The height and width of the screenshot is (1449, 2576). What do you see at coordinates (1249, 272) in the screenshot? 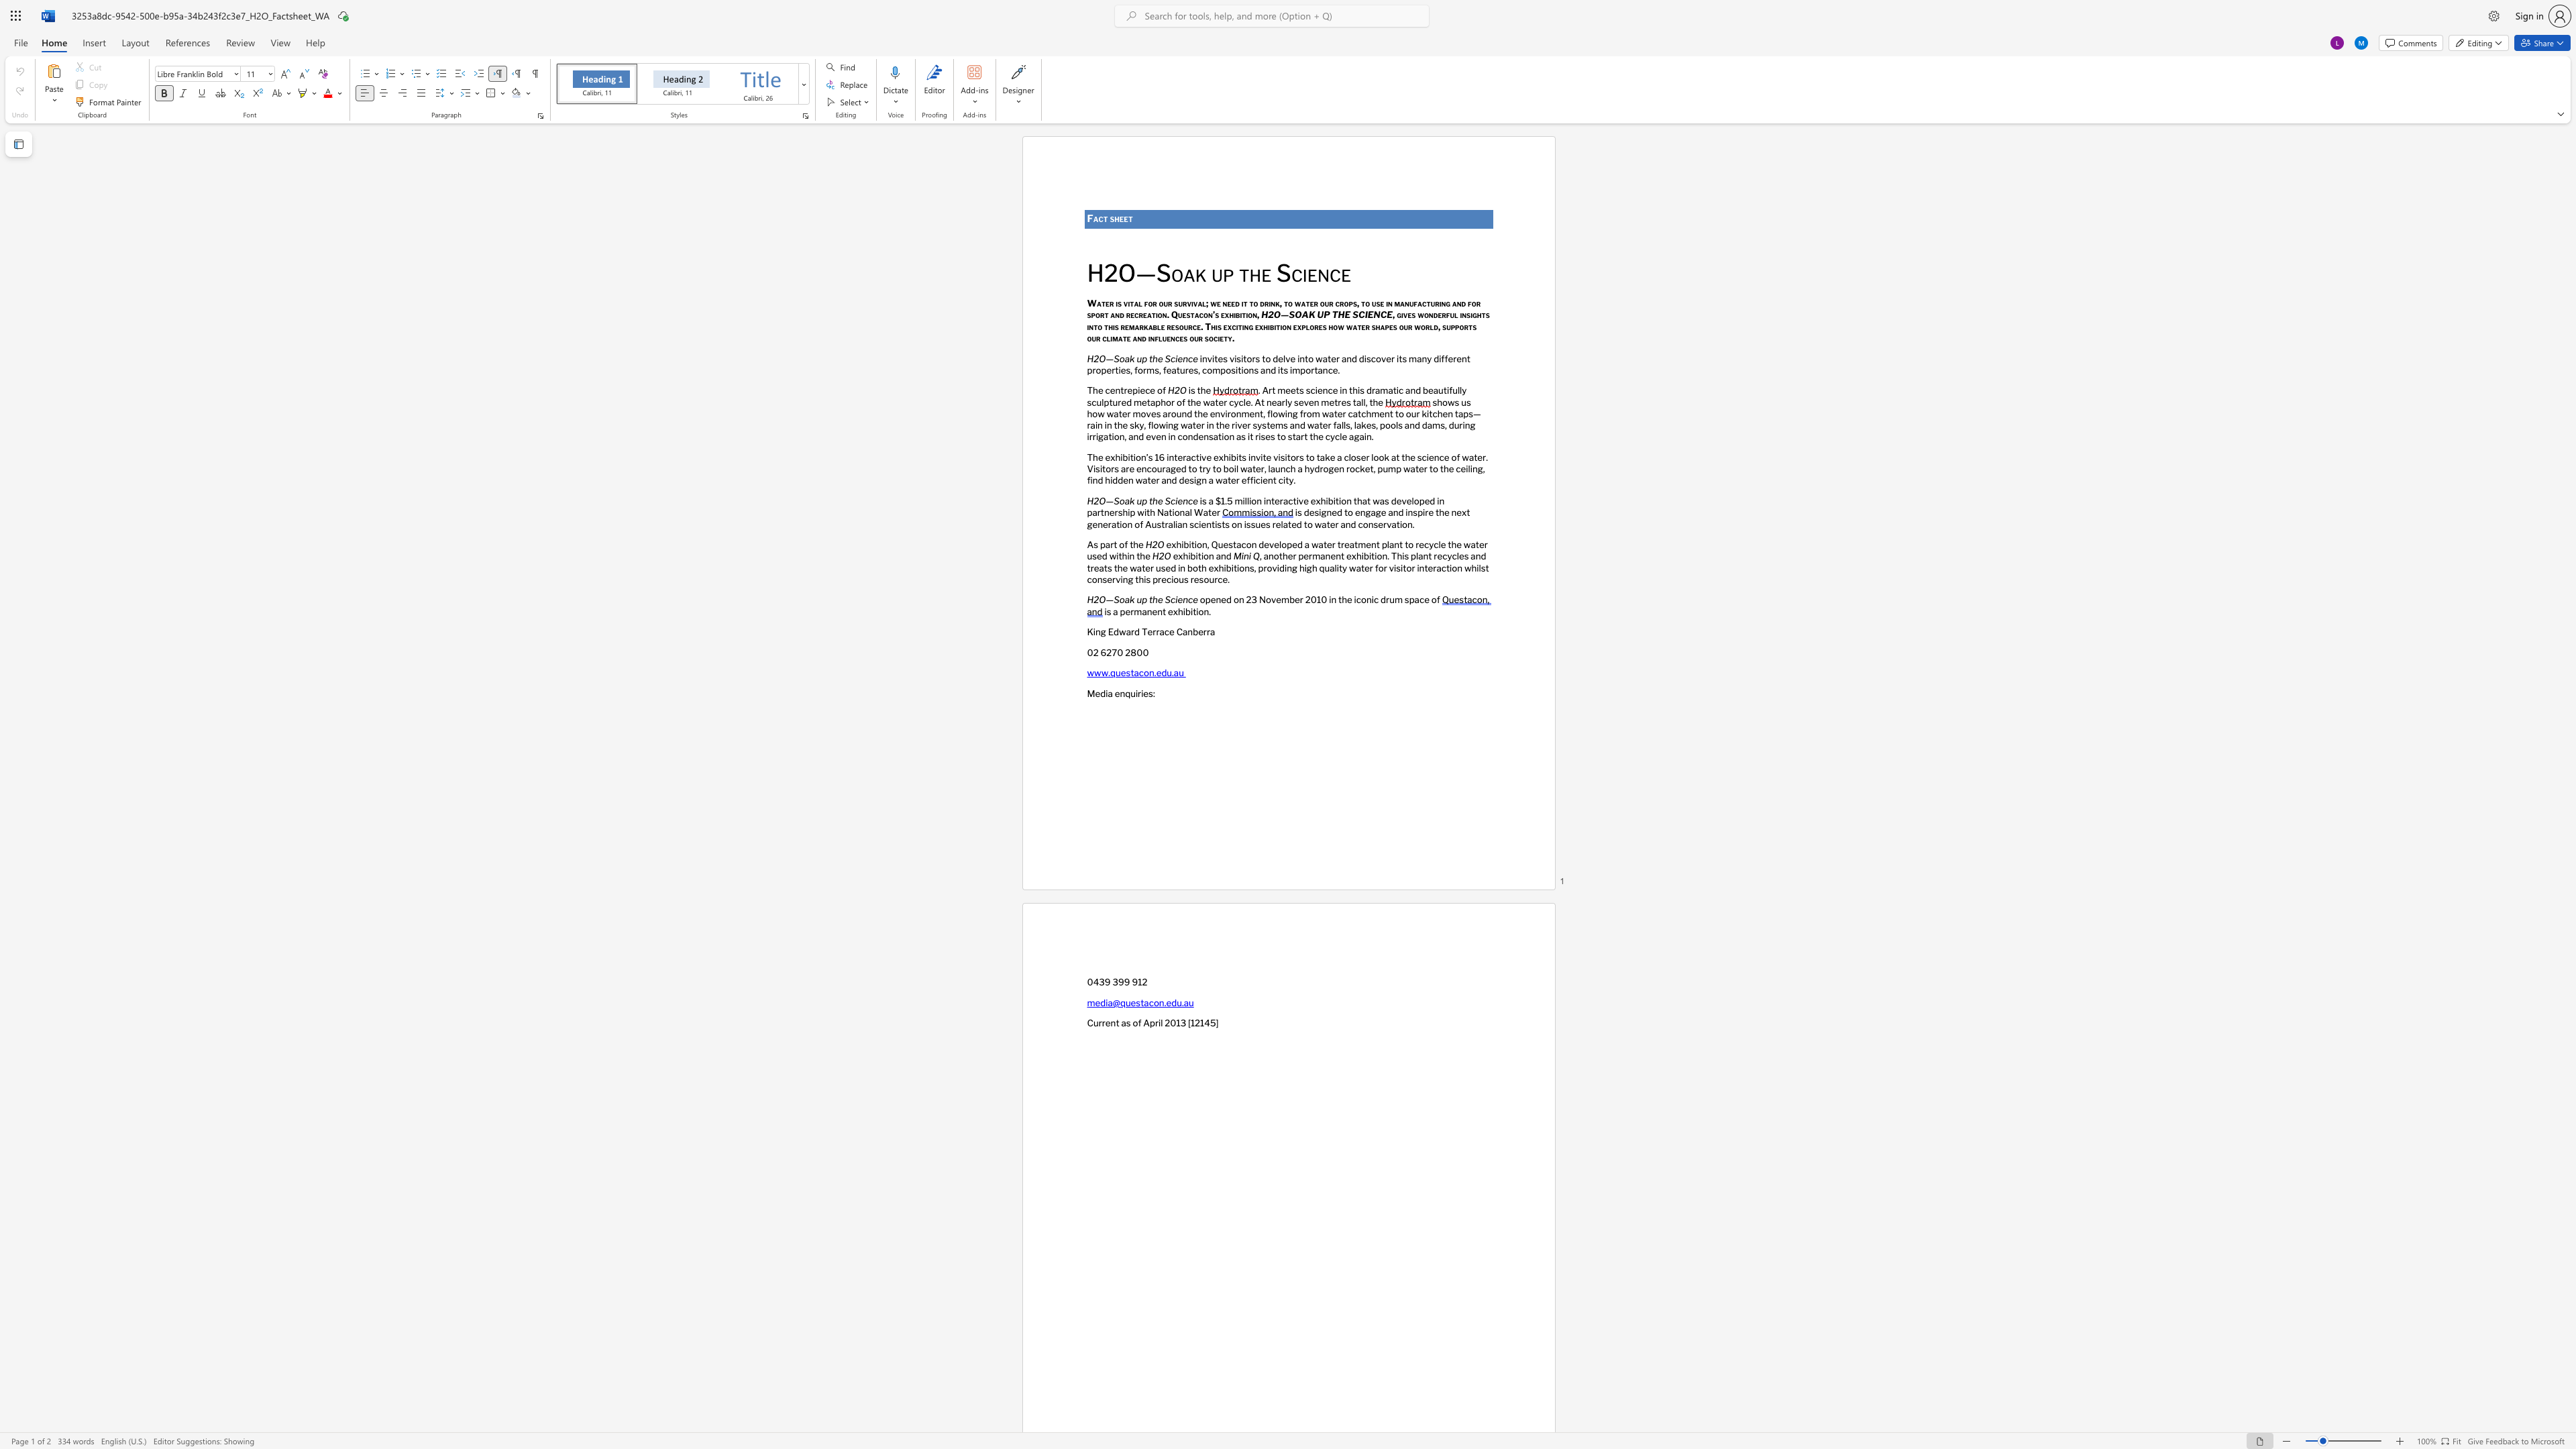
I see `the space between the continuous character "t" and "h" in the text` at bounding box center [1249, 272].